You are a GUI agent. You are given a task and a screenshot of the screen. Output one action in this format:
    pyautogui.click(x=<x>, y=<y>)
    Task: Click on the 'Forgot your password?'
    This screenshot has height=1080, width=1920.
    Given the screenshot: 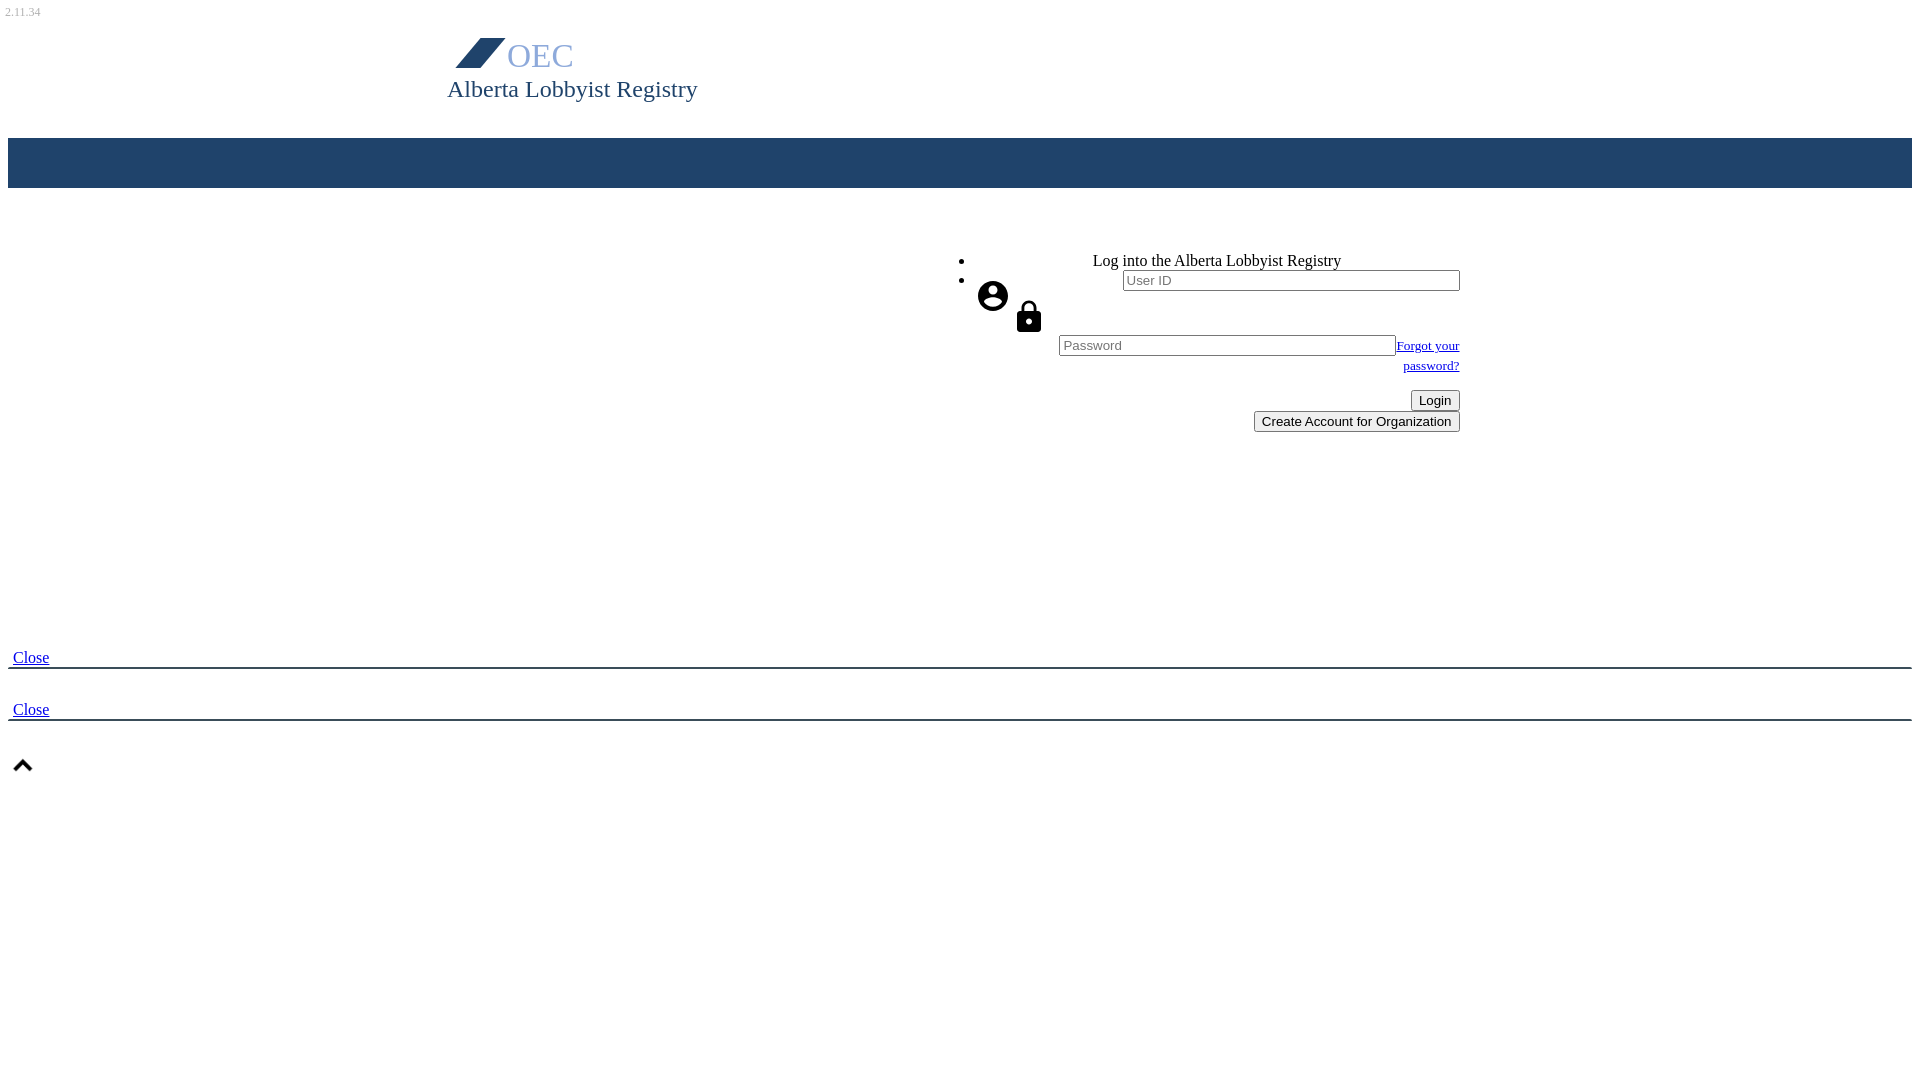 What is the action you would take?
    pyautogui.click(x=1395, y=354)
    